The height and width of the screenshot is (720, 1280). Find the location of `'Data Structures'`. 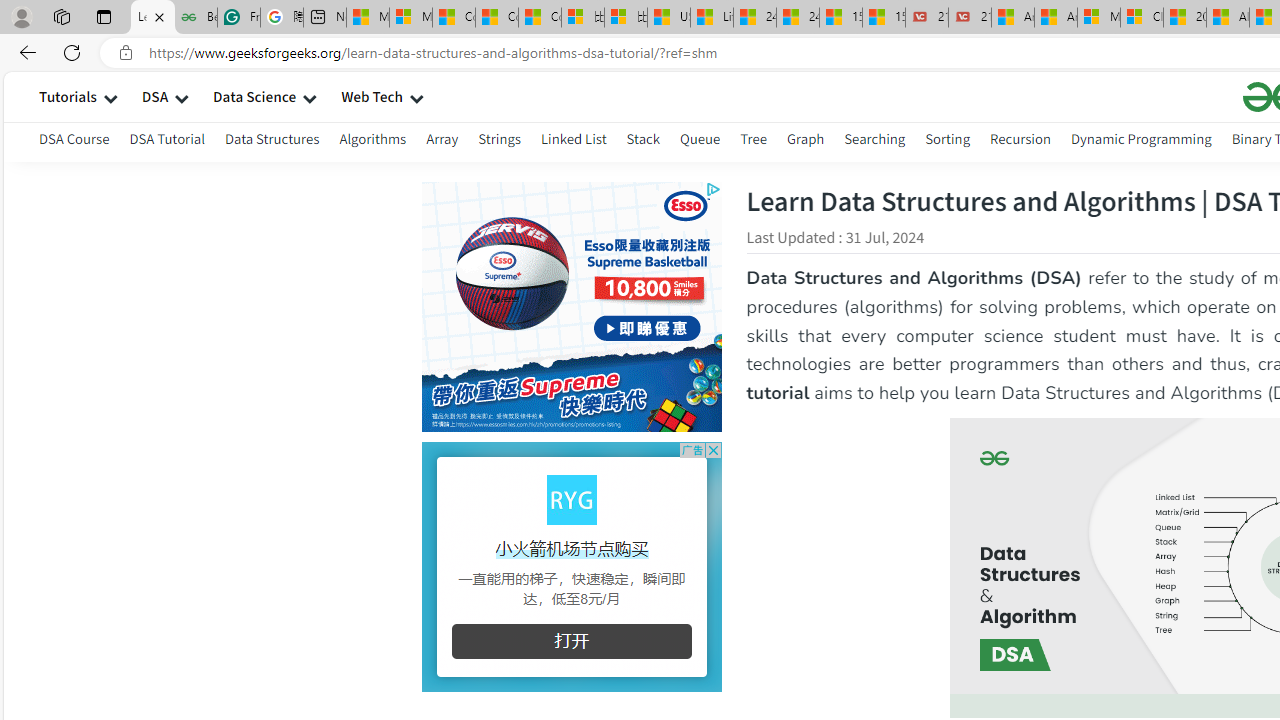

'Data Structures' is located at coordinates (271, 141).